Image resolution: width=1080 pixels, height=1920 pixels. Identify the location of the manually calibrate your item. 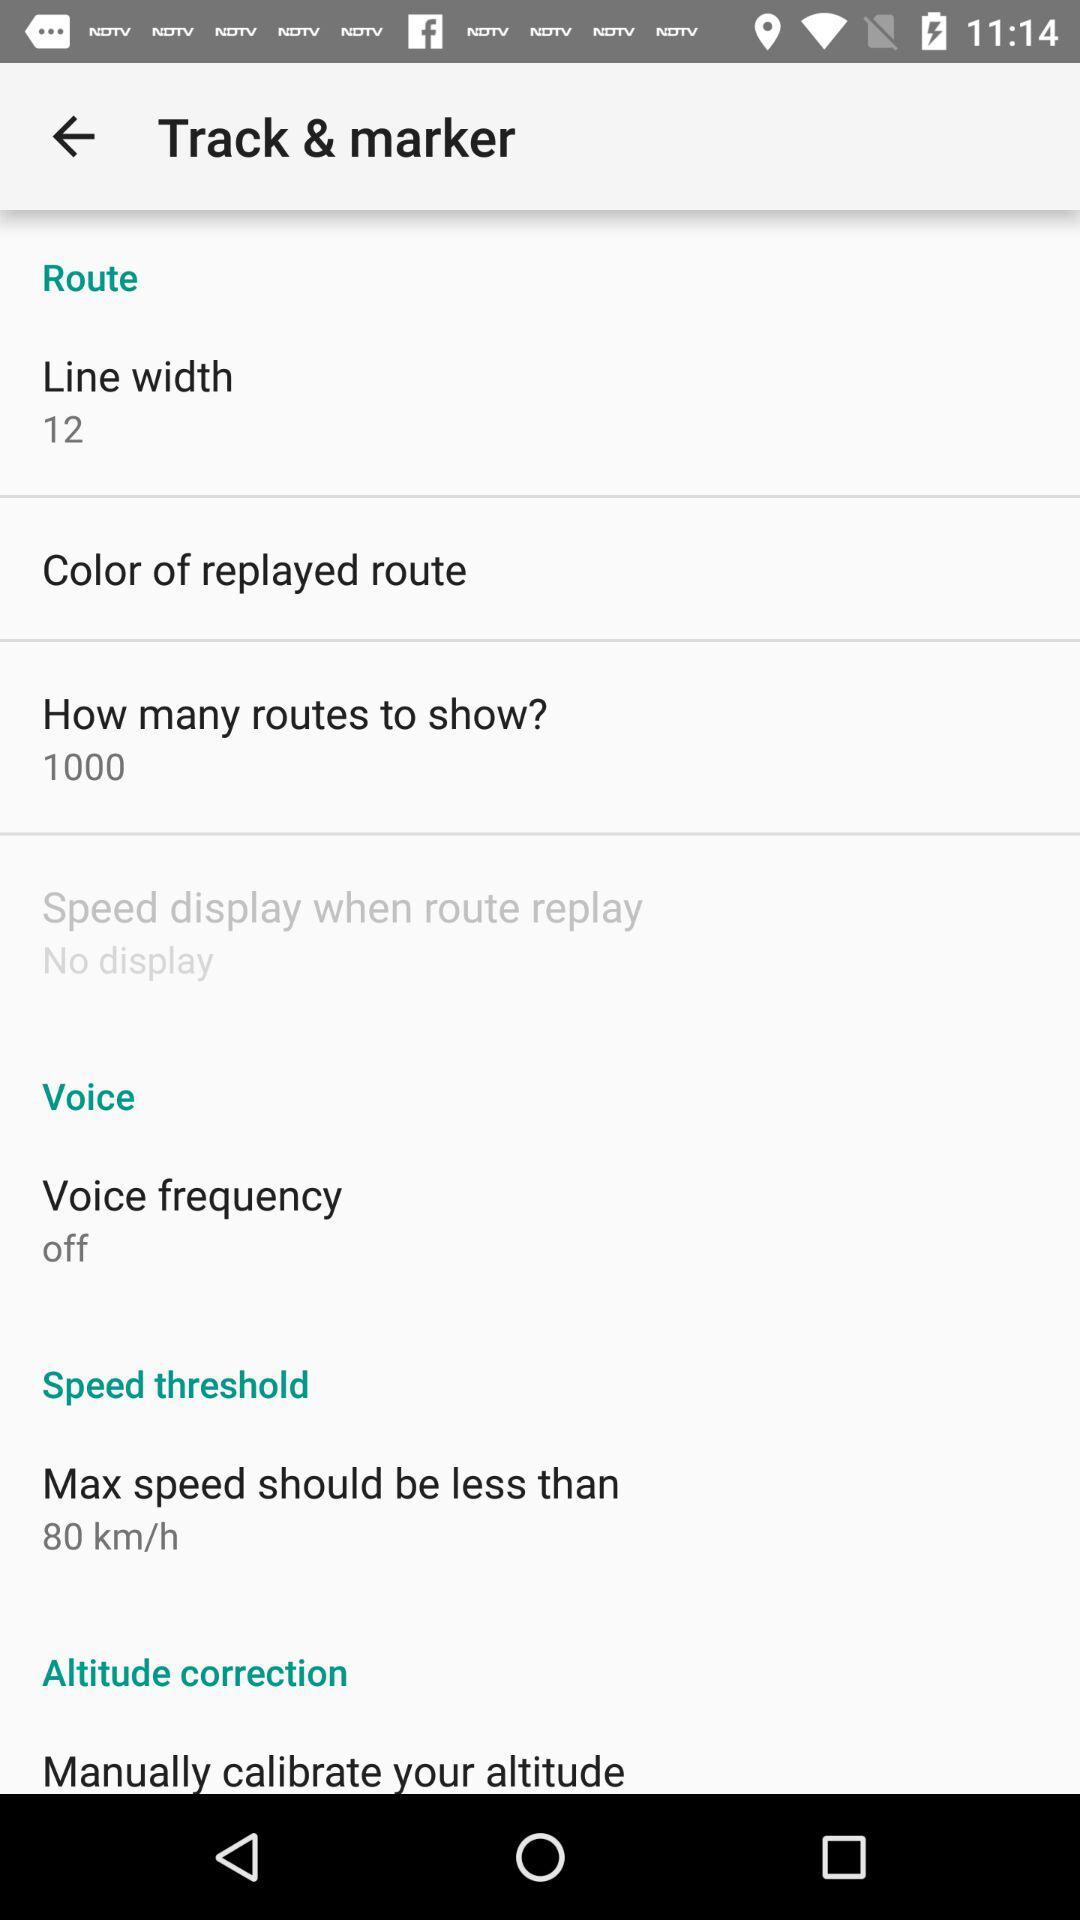
(332, 1767).